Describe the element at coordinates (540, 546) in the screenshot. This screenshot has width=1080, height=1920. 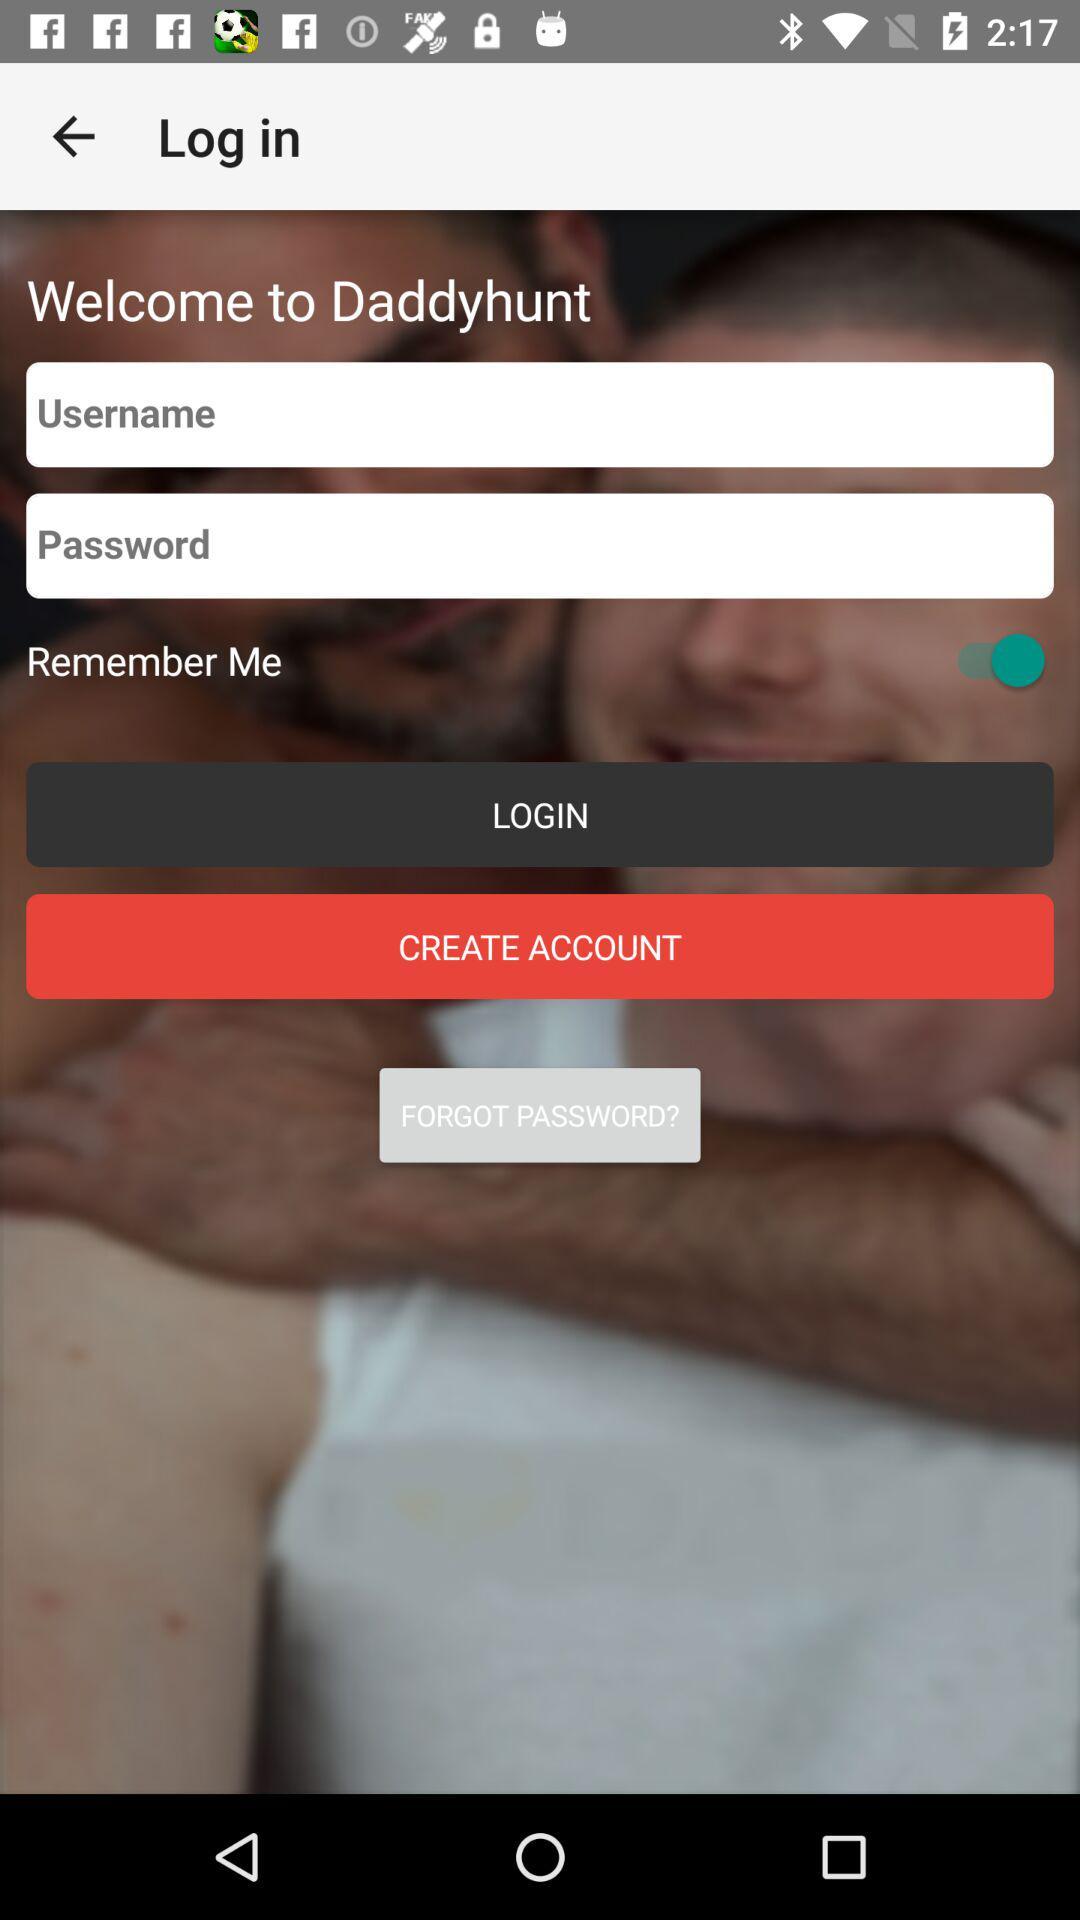
I see `input password` at that location.